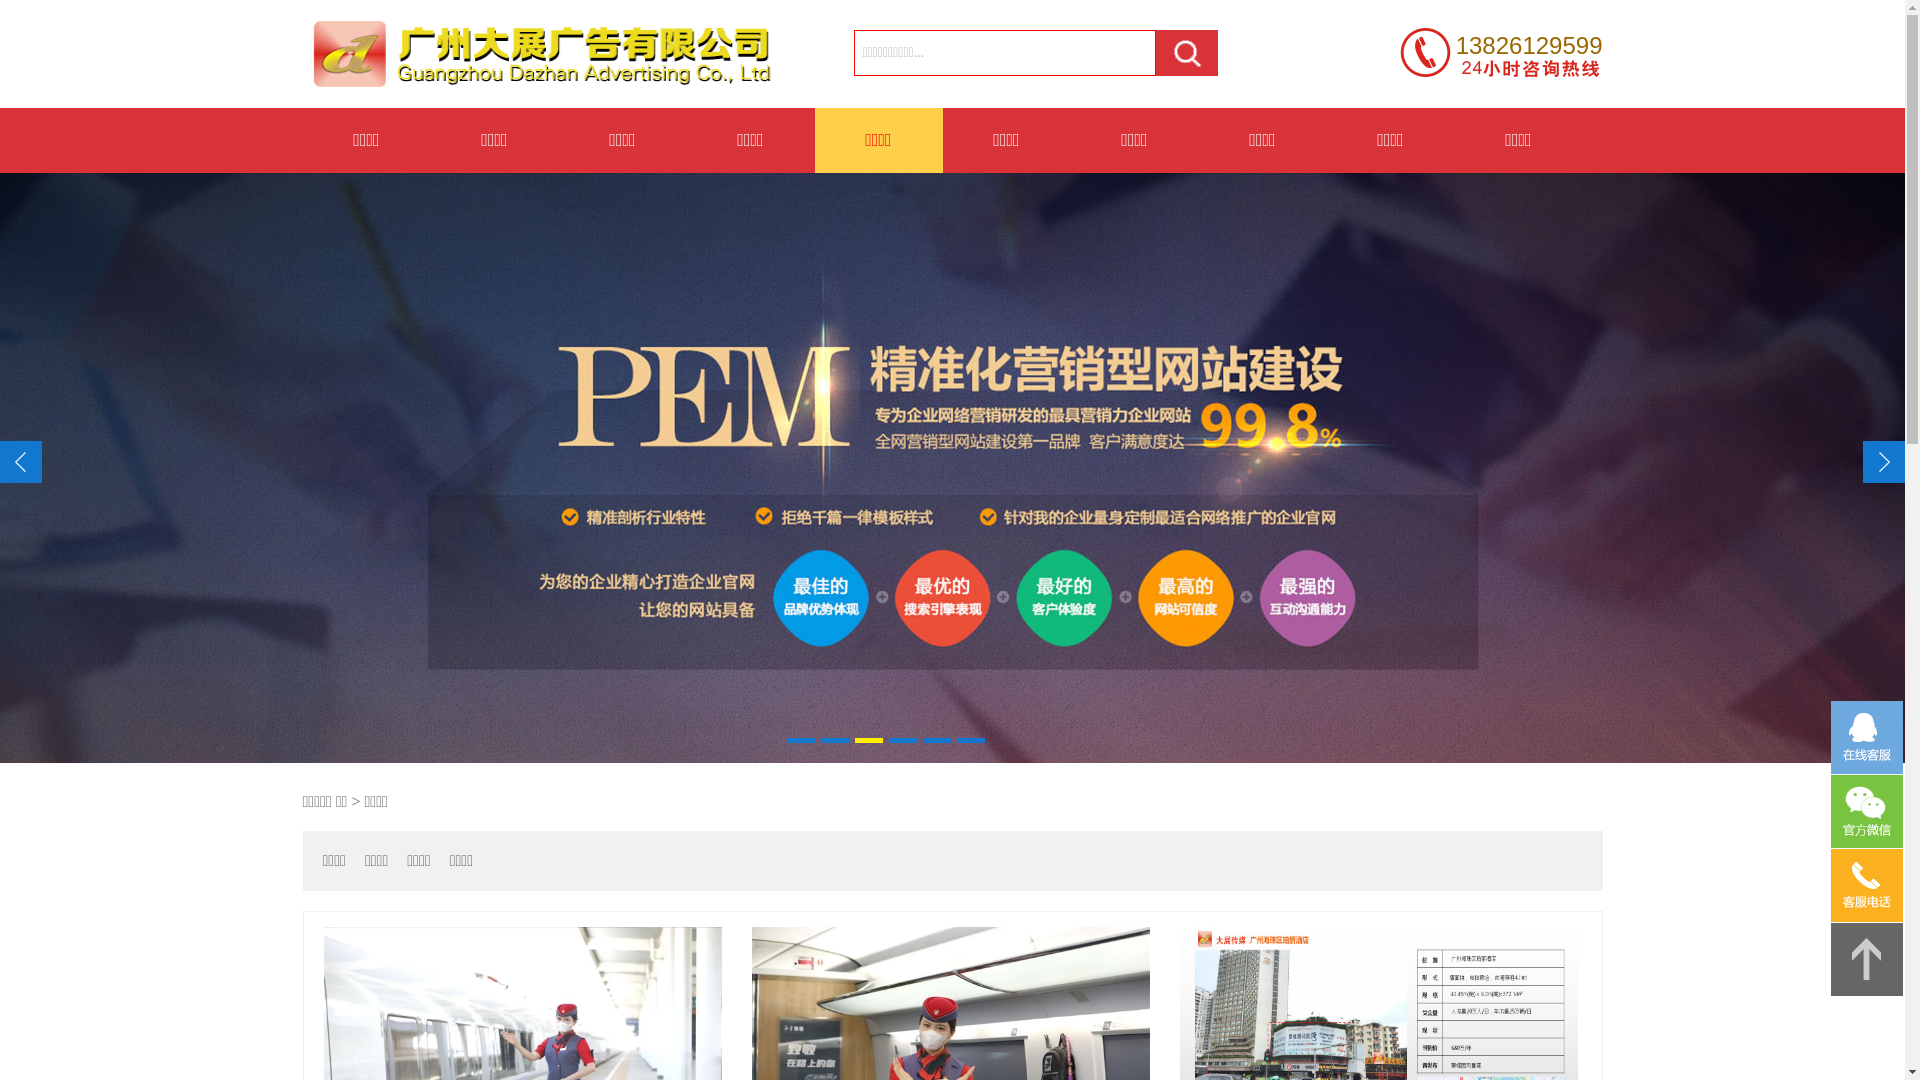 This screenshot has width=1920, height=1080. I want to click on '2', so click(835, 740).